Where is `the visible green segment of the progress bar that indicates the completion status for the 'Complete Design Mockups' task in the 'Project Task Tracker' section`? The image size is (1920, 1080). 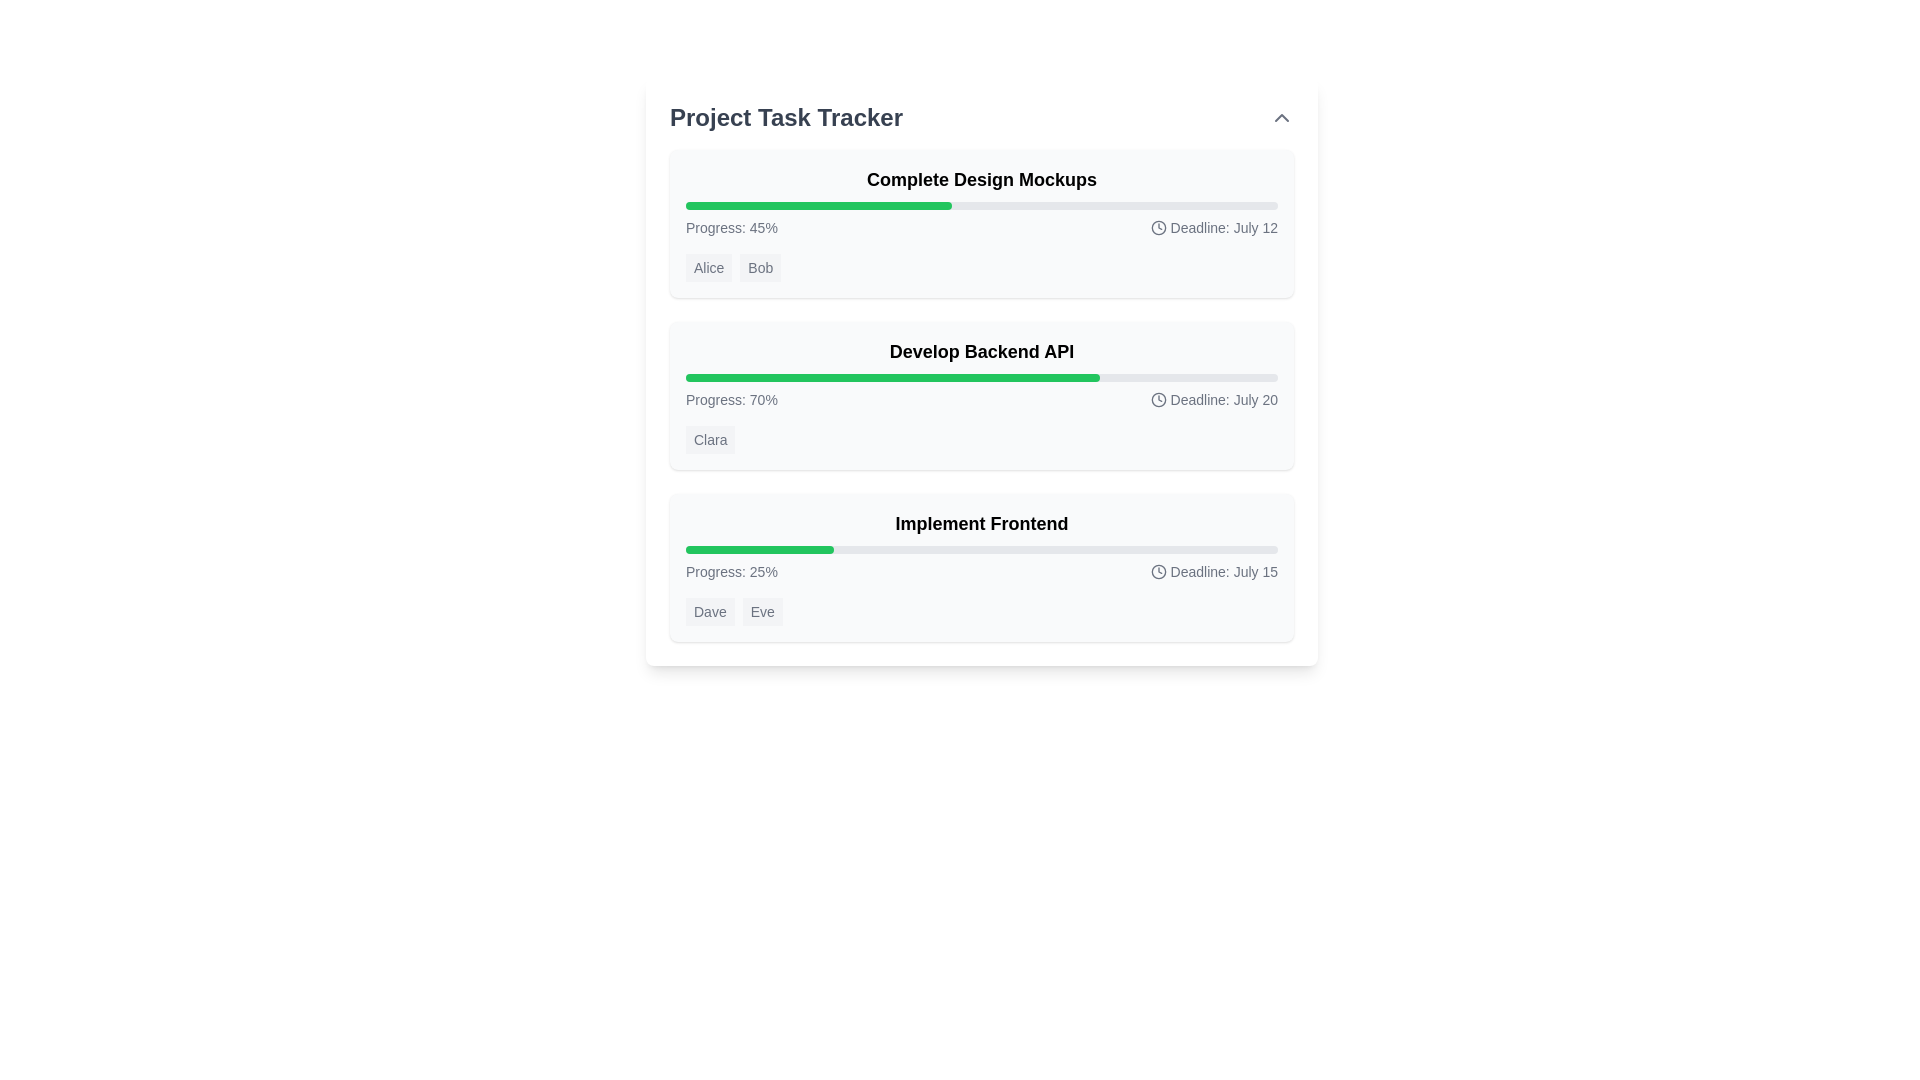 the visible green segment of the progress bar that indicates the completion status for the 'Complete Design Mockups' task in the 'Project Task Tracker' section is located at coordinates (758, 550).